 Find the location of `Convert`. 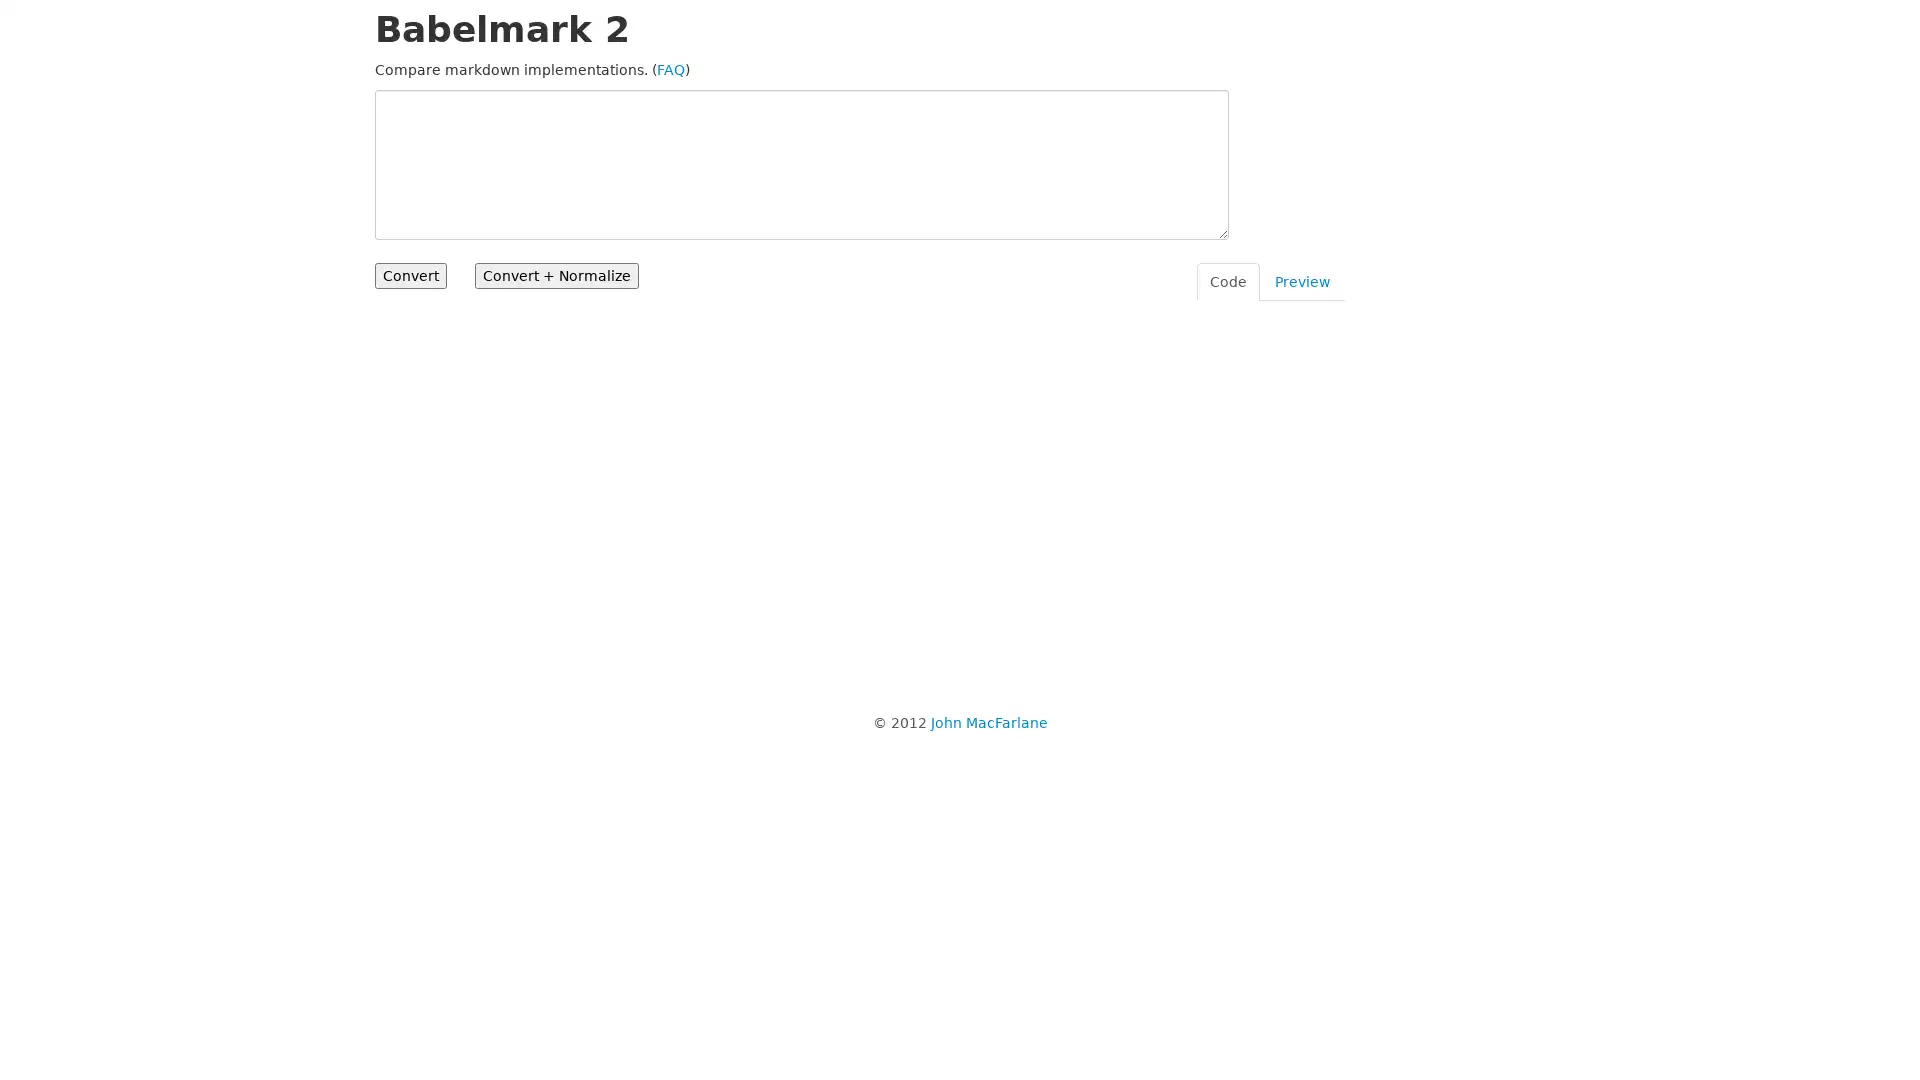

Convert is located at coordinates (410, 276).